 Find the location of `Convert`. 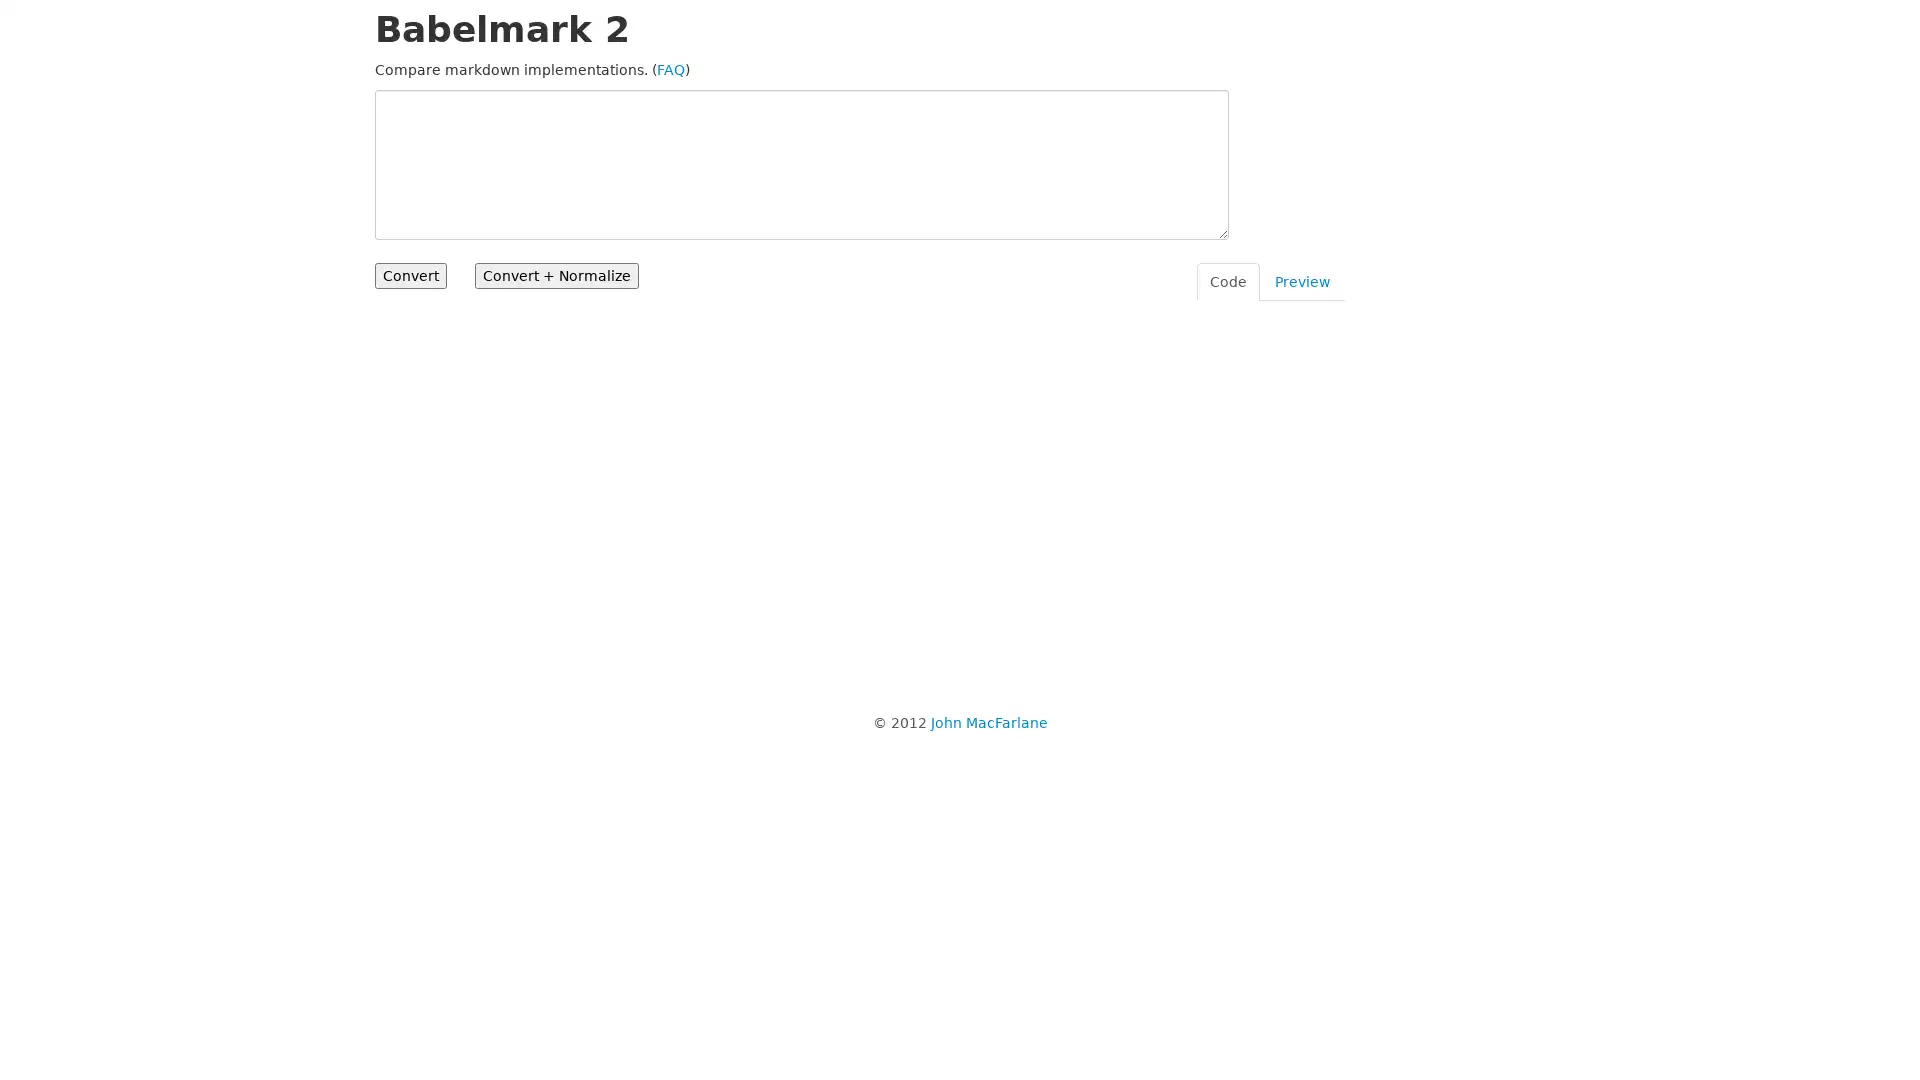

Convert is located at coordinates (410, 276).